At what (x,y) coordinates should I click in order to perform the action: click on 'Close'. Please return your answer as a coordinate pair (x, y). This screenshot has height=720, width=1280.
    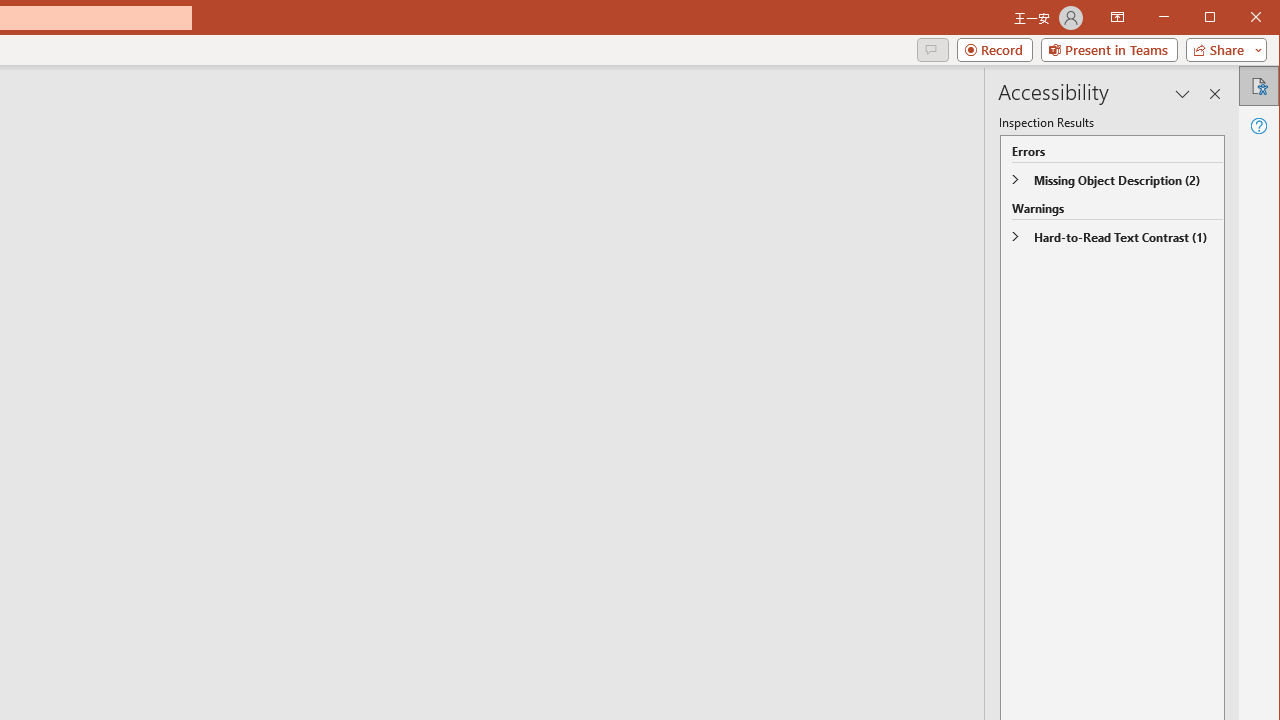
    Looking at the image, I should click on (1260, 19).